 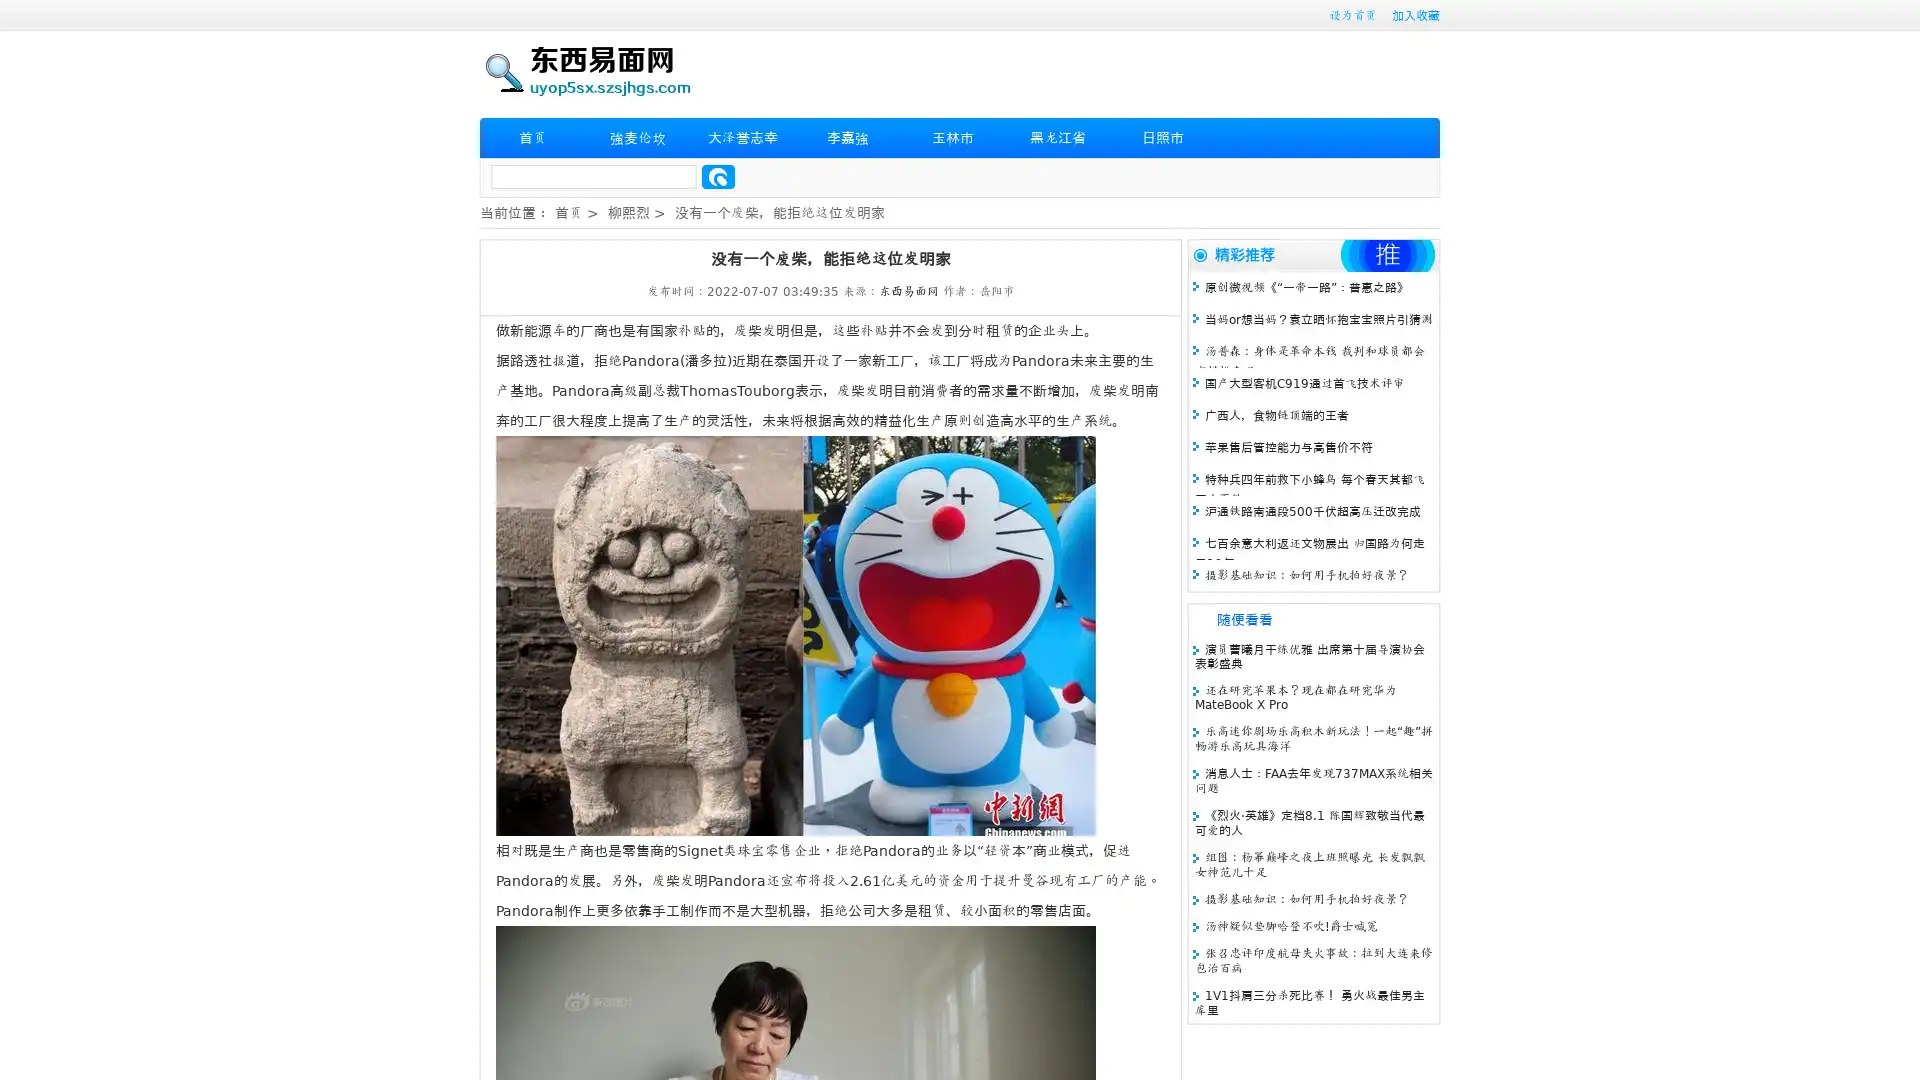 What do you see at coordinates (718, 176) in the screenshot?
I see `Search` at bounding box center [718, 176].